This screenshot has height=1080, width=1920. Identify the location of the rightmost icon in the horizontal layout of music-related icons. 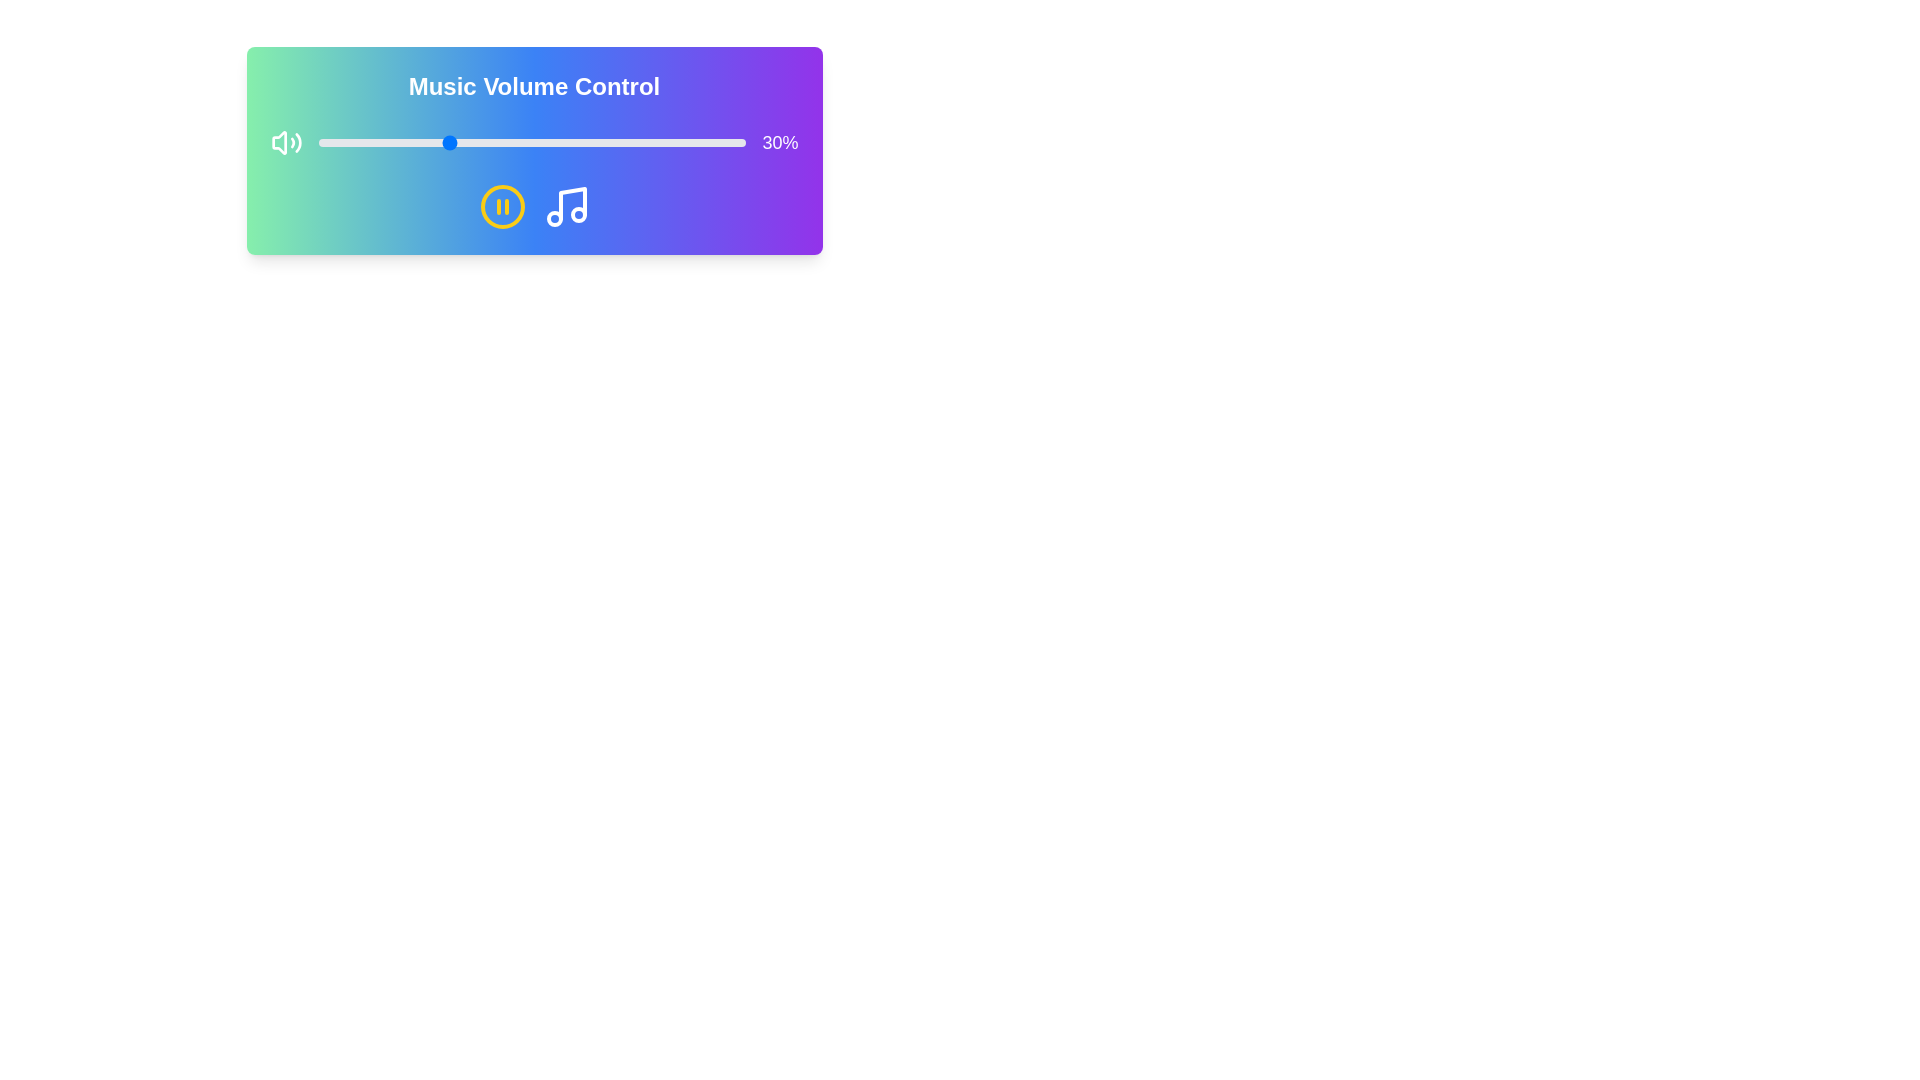
(565, 207).